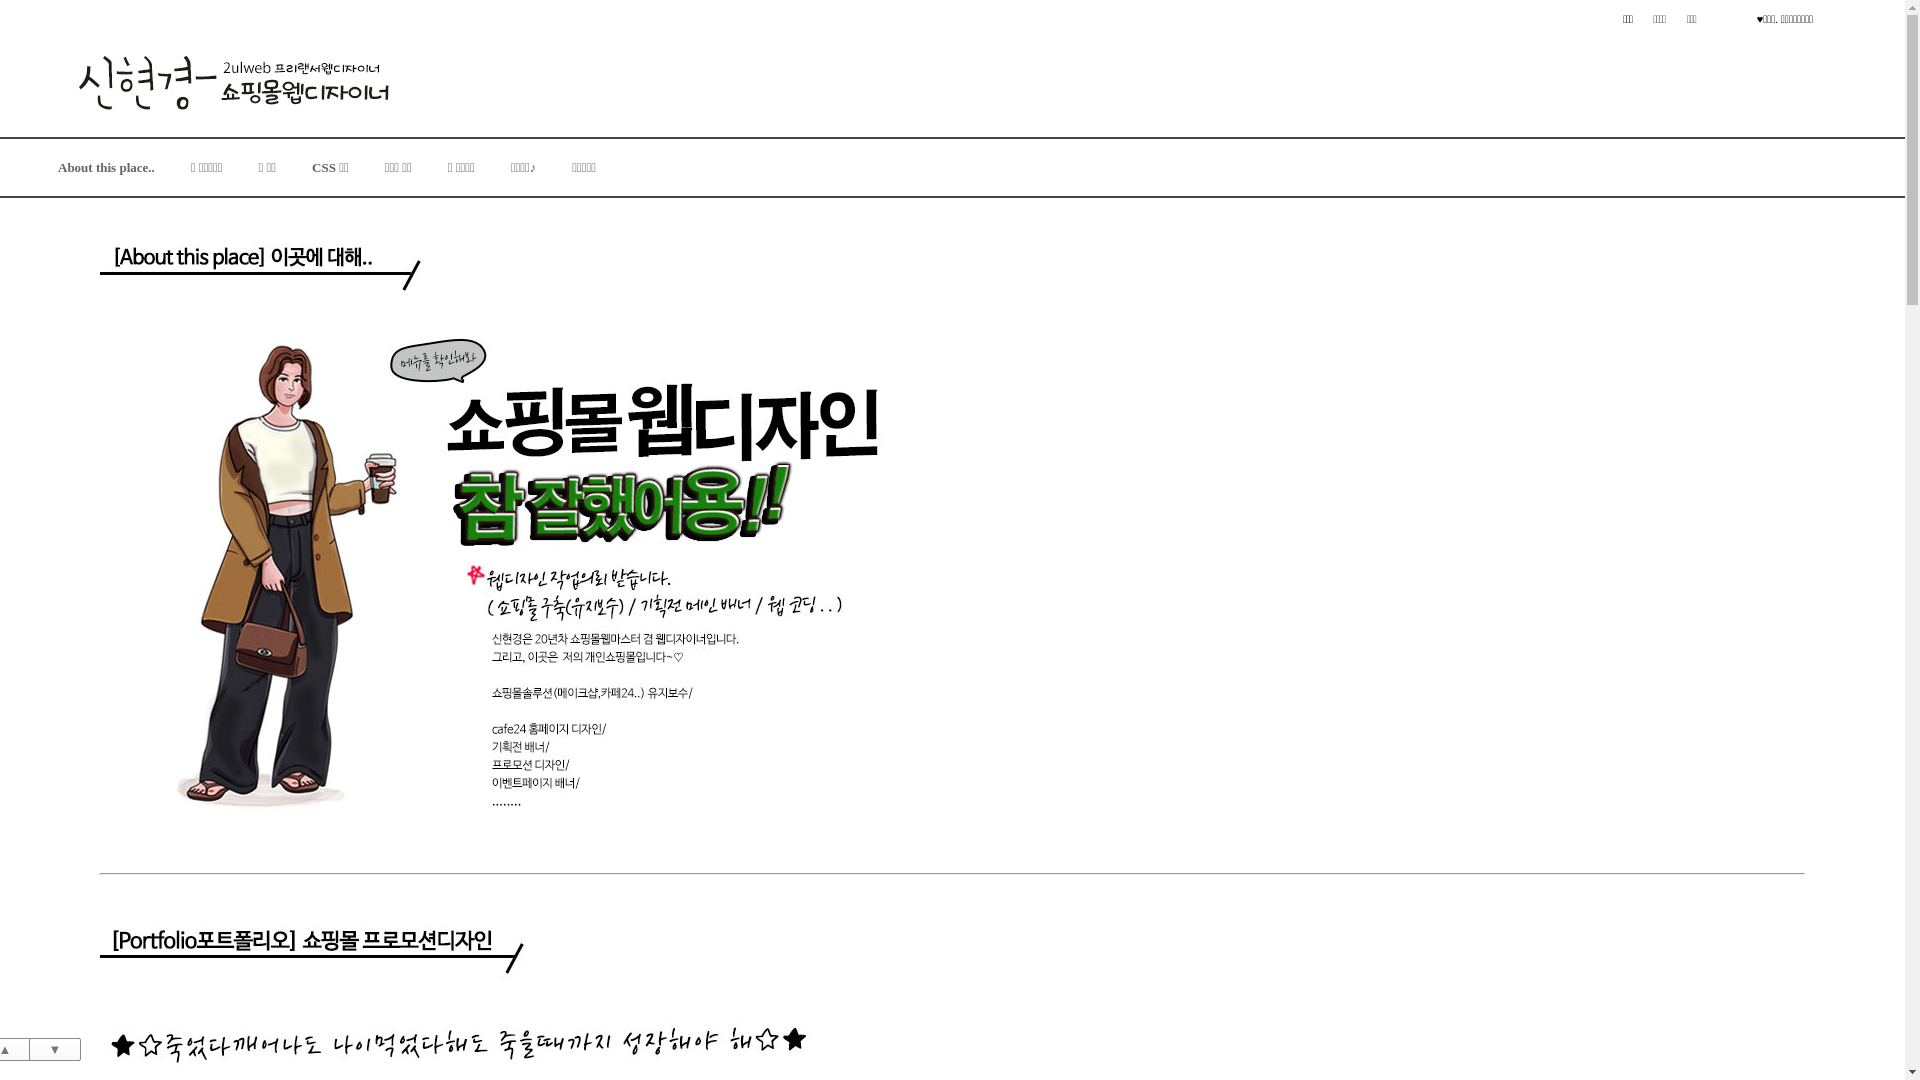 Image resolution: width=1920 pixels, height=1080 pixels. Describe the element at coordinates (105, 166) in the screenshot. I see `'About this place..'` at that location.